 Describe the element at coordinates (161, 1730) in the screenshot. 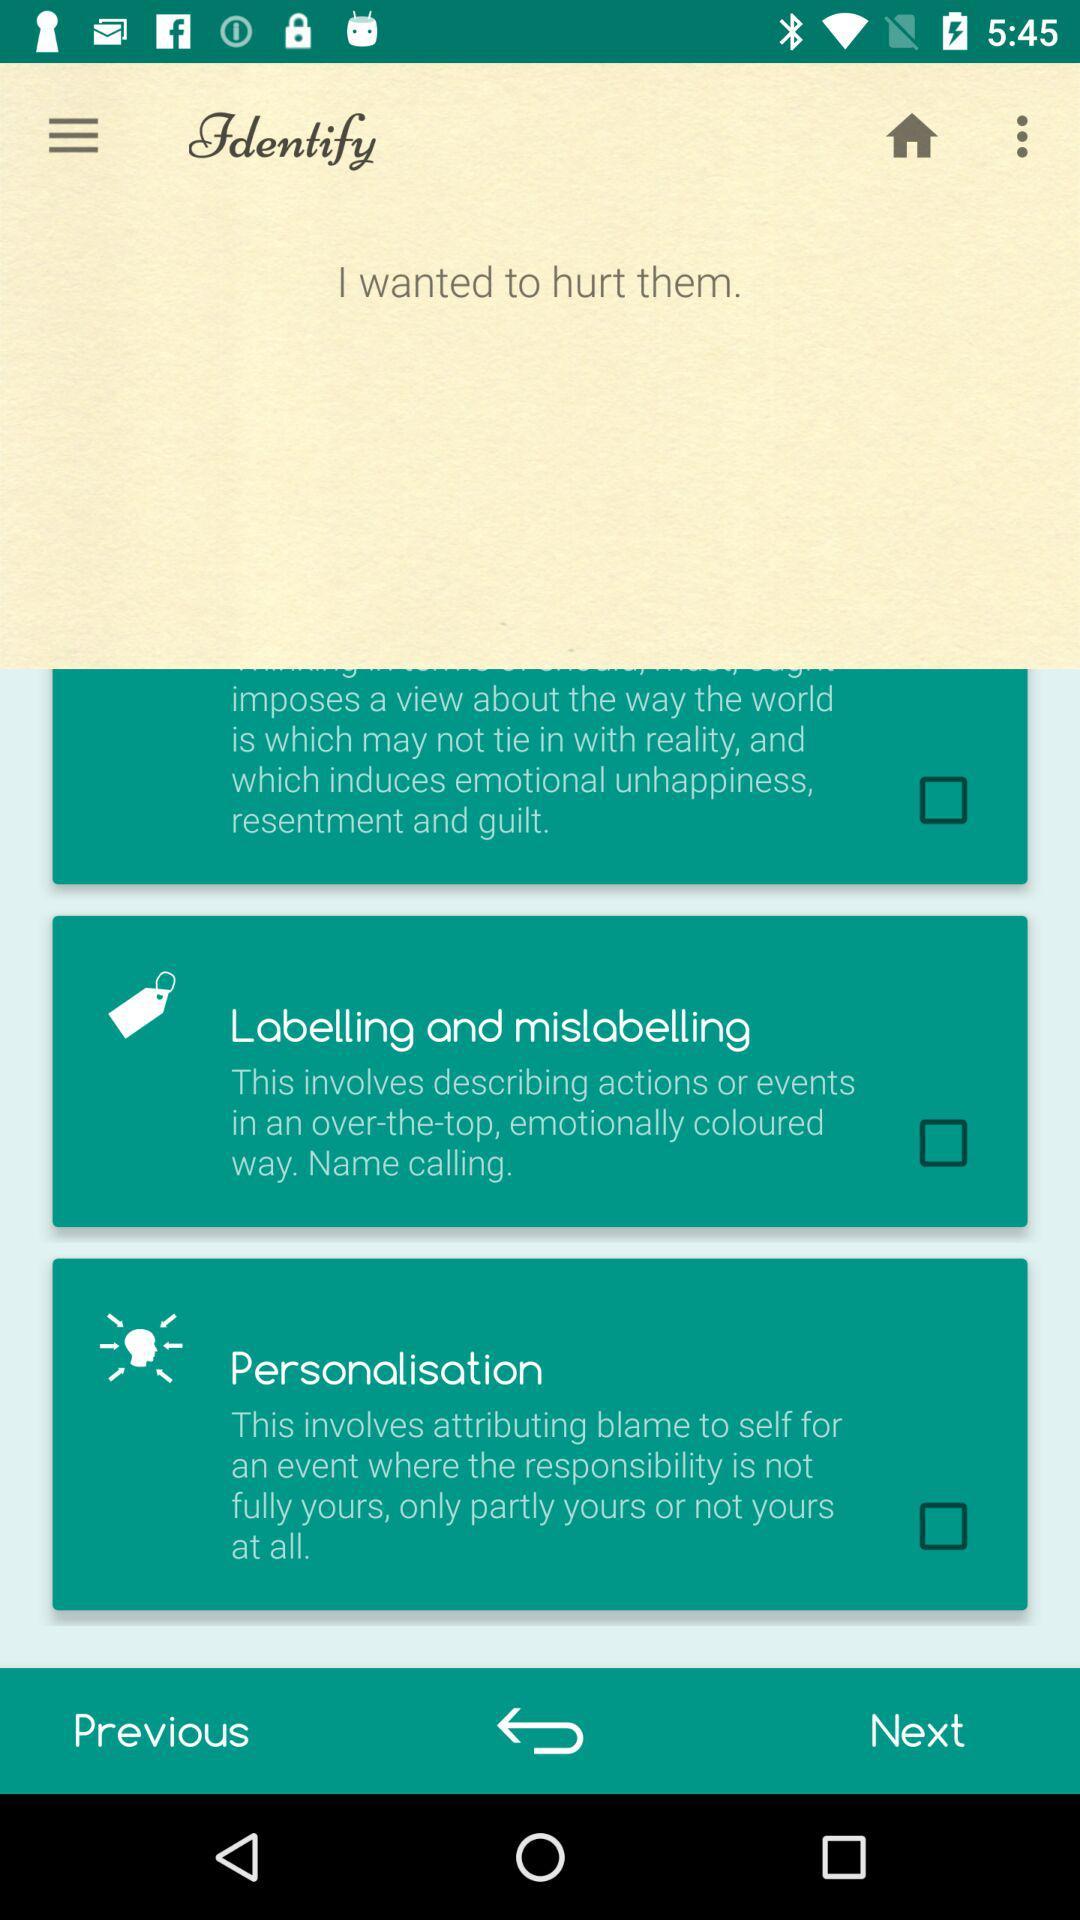

I see `the previous icon` at that location.